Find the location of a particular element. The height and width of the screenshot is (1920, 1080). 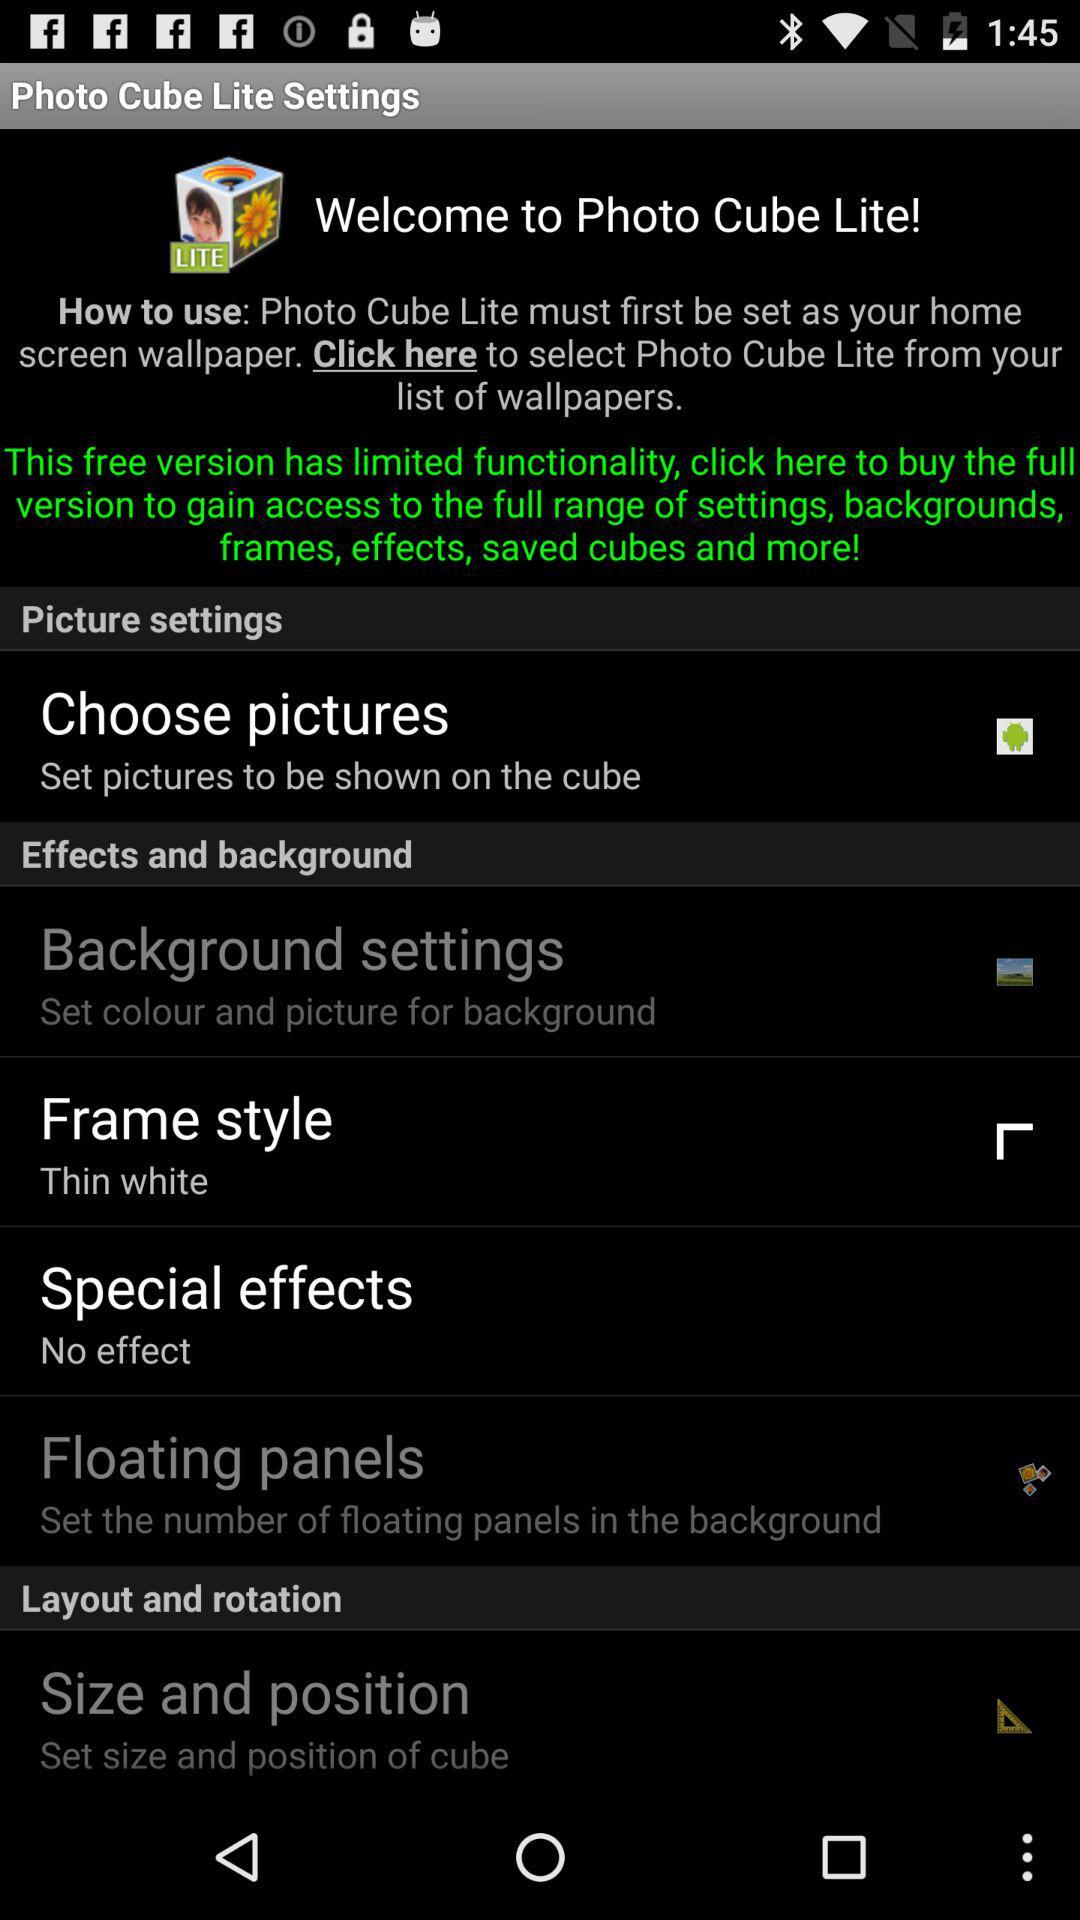

app below the welcome to photo app is located at coordinates (540, 360).